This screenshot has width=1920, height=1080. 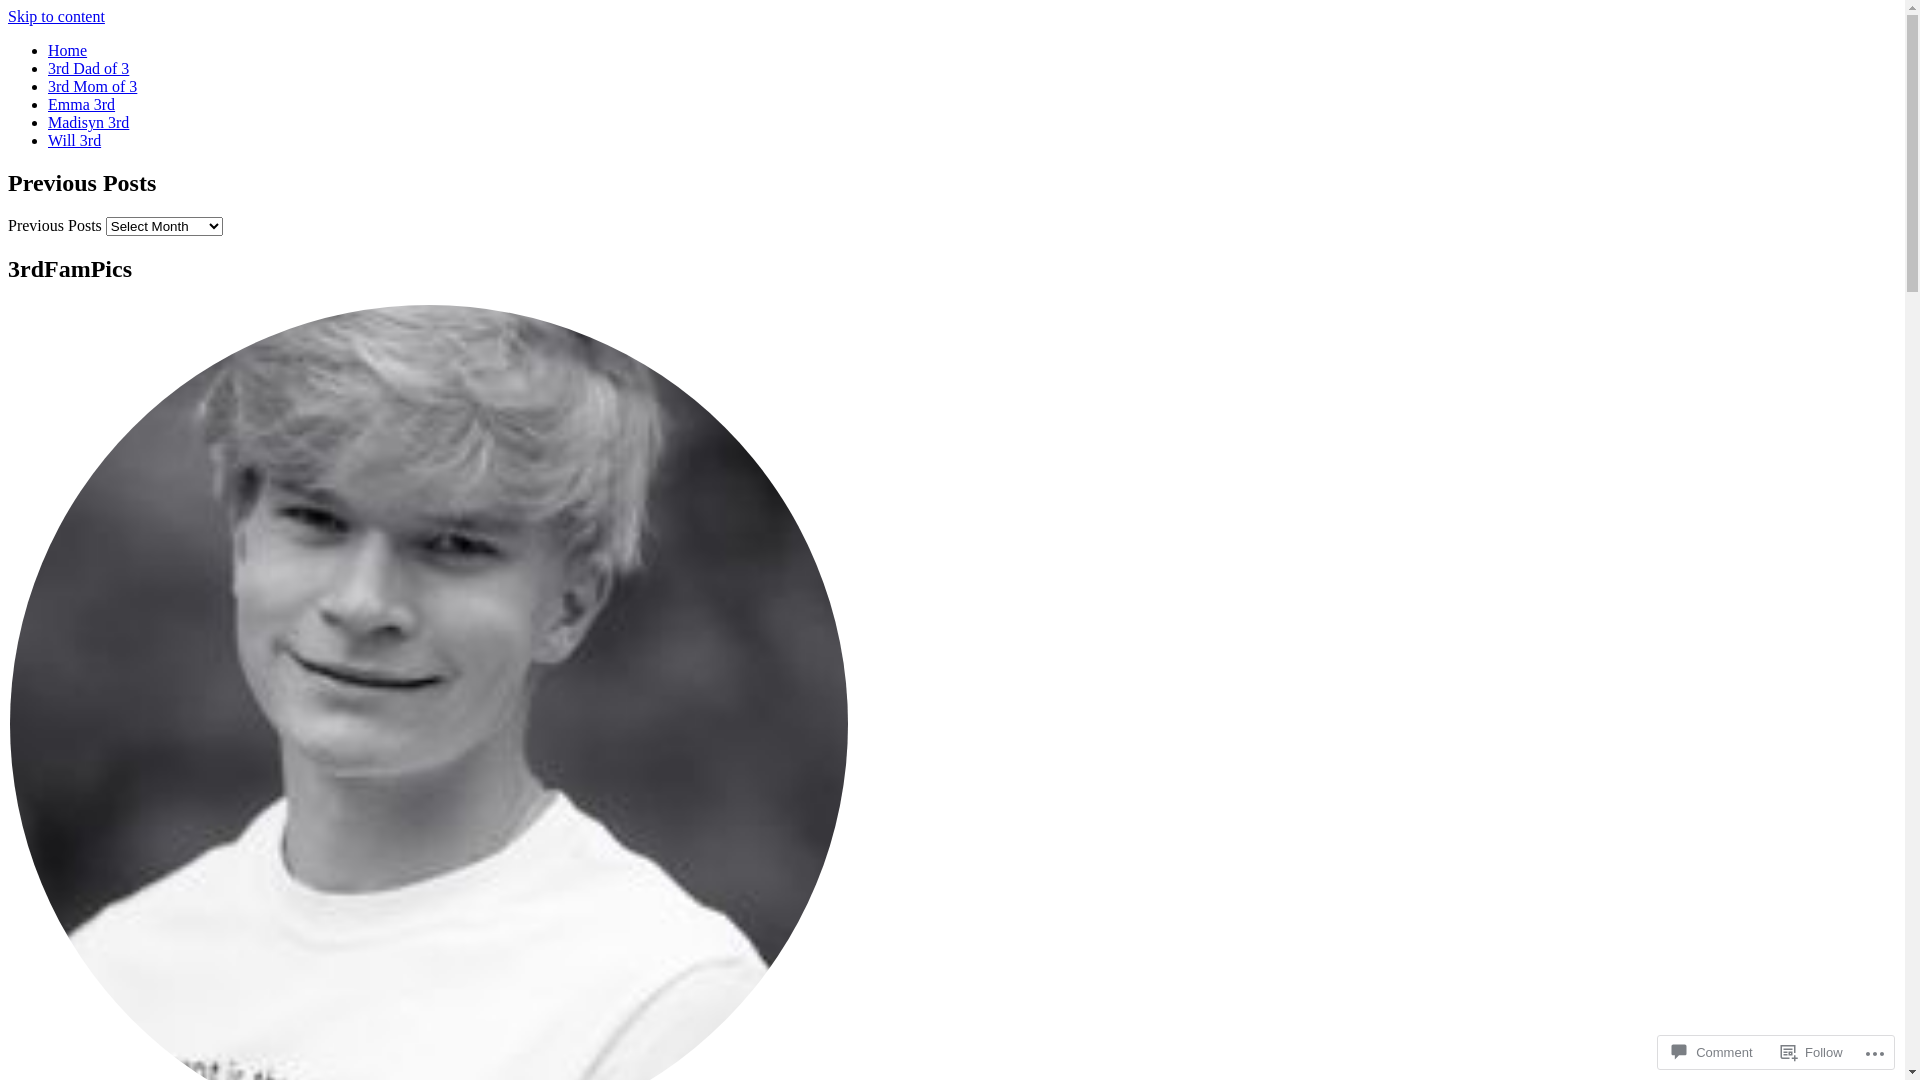 What do you see at coordinates (48, 139) in the screenshot?
I see `'Will 3rd'` at bounding box center [48, 139].